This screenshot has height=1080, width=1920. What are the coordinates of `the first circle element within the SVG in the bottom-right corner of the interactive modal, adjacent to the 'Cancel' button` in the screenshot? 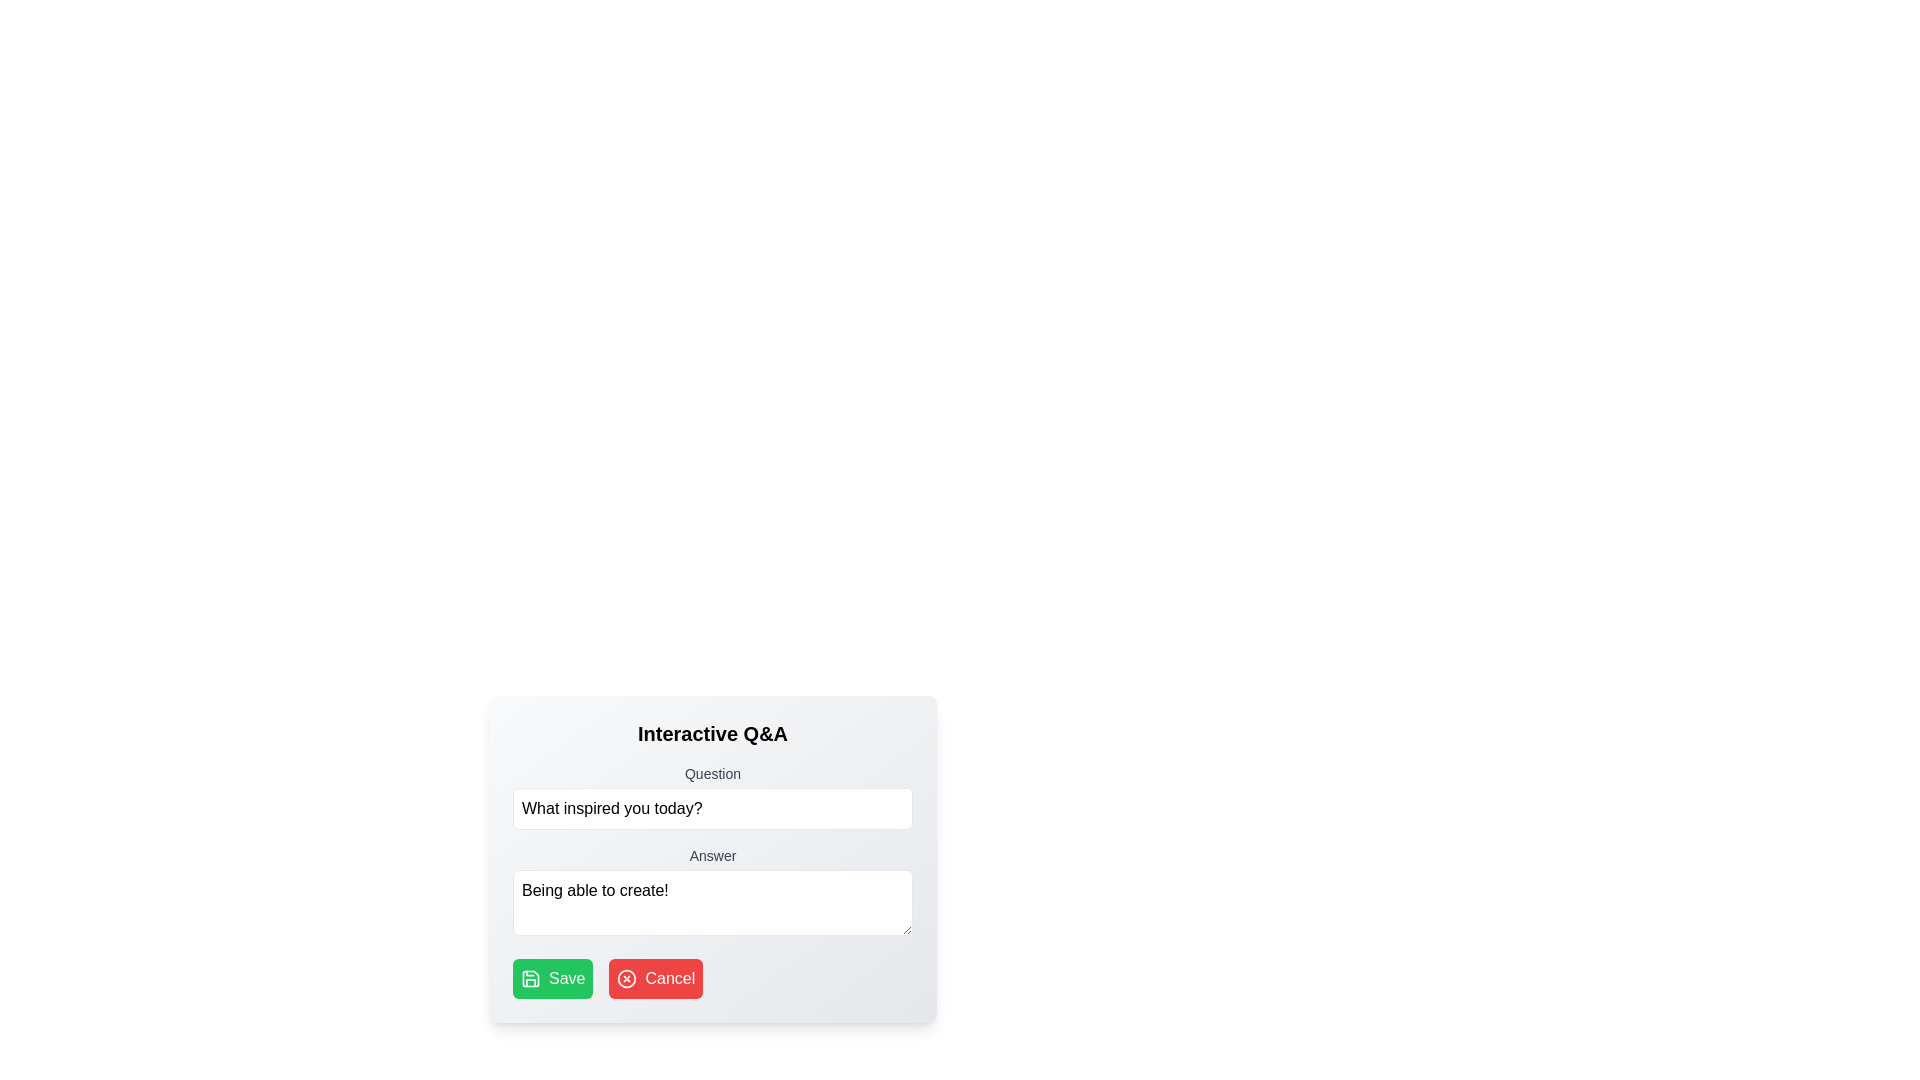 It's located at (626, 978).